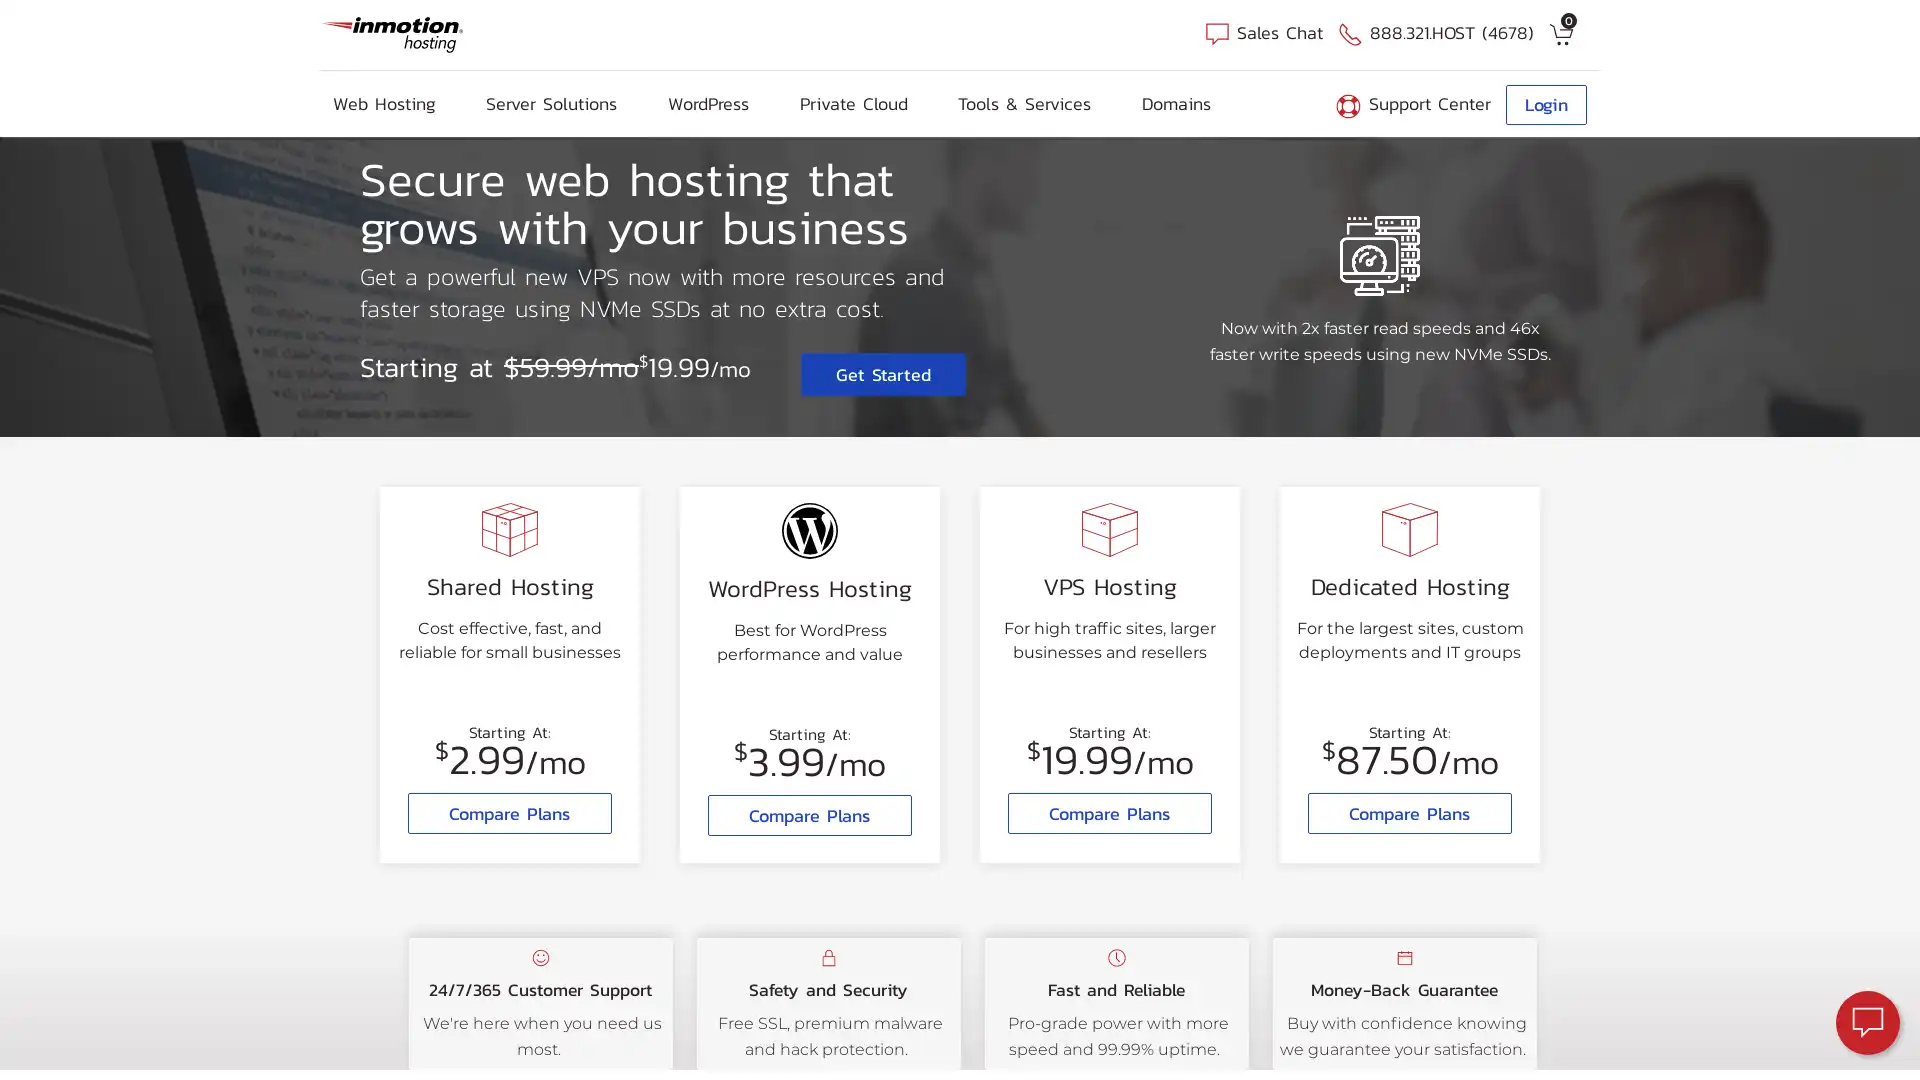 This screenshot has height=1080, width=1920. What do you see at coordinates (1408, 813) in the screenshot?
I see `Compare Plans` at bounding box center [1408, 813].